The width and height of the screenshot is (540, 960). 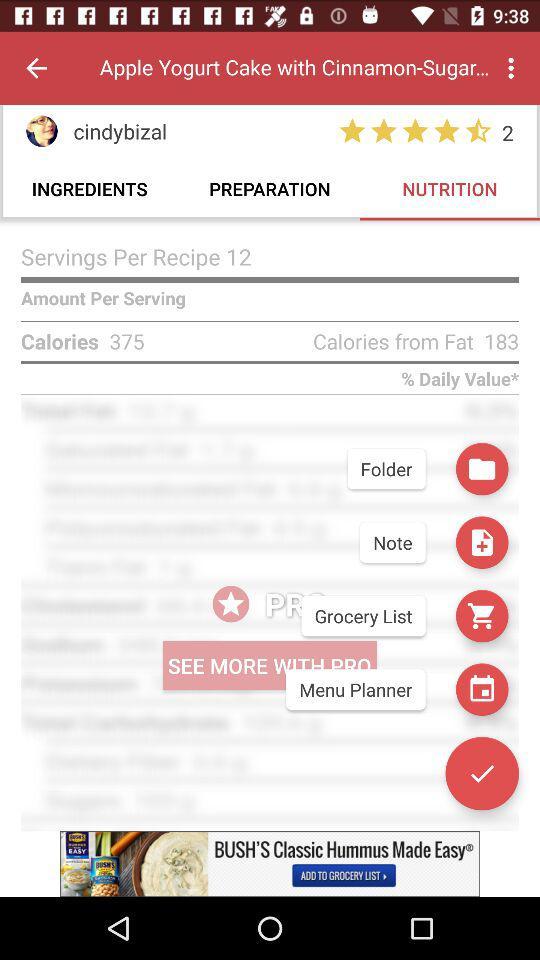 I want to click on the cart icon, so click(x=481, y=615).